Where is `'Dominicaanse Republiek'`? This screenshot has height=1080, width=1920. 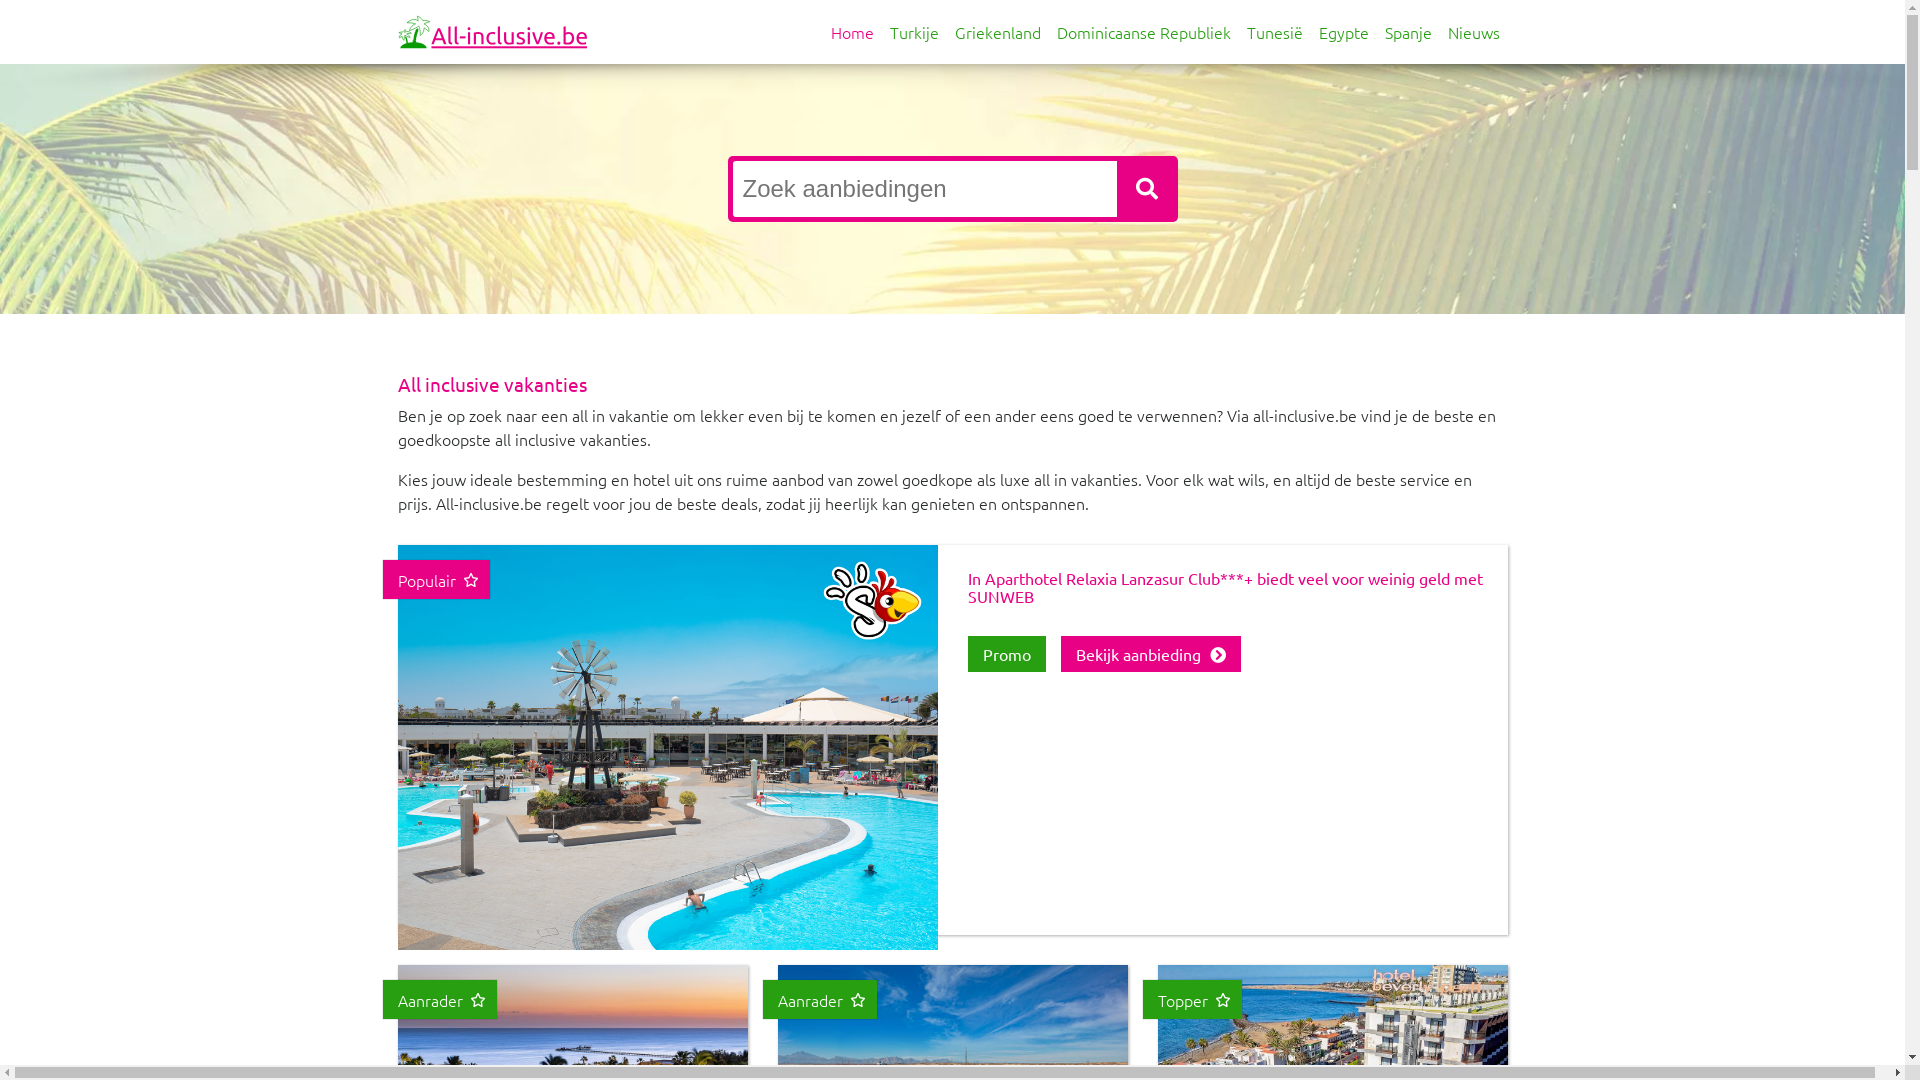
'Dominicaanse Republiek' is located at coordinates (1142, 31).